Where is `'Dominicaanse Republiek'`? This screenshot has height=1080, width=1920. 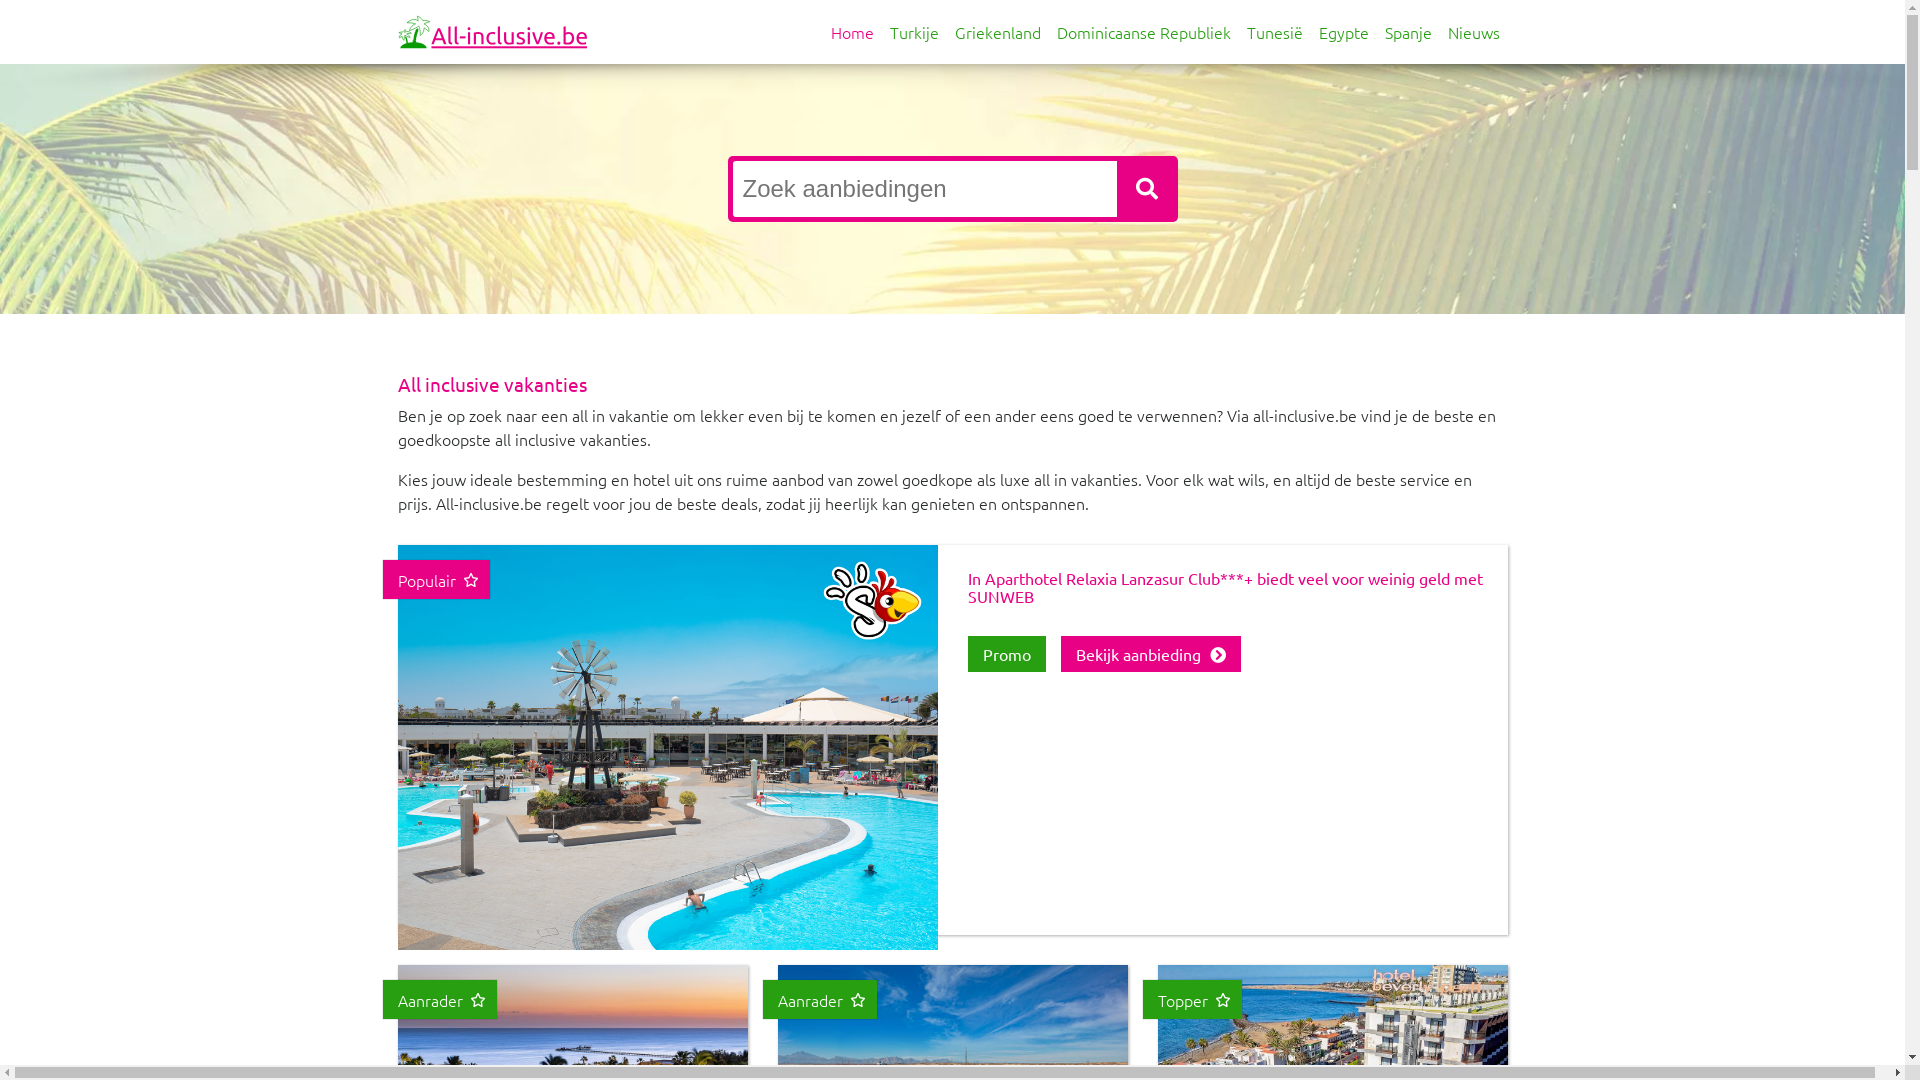
'Dominicaanse Republiek' is located at coordinates (1142, 31).